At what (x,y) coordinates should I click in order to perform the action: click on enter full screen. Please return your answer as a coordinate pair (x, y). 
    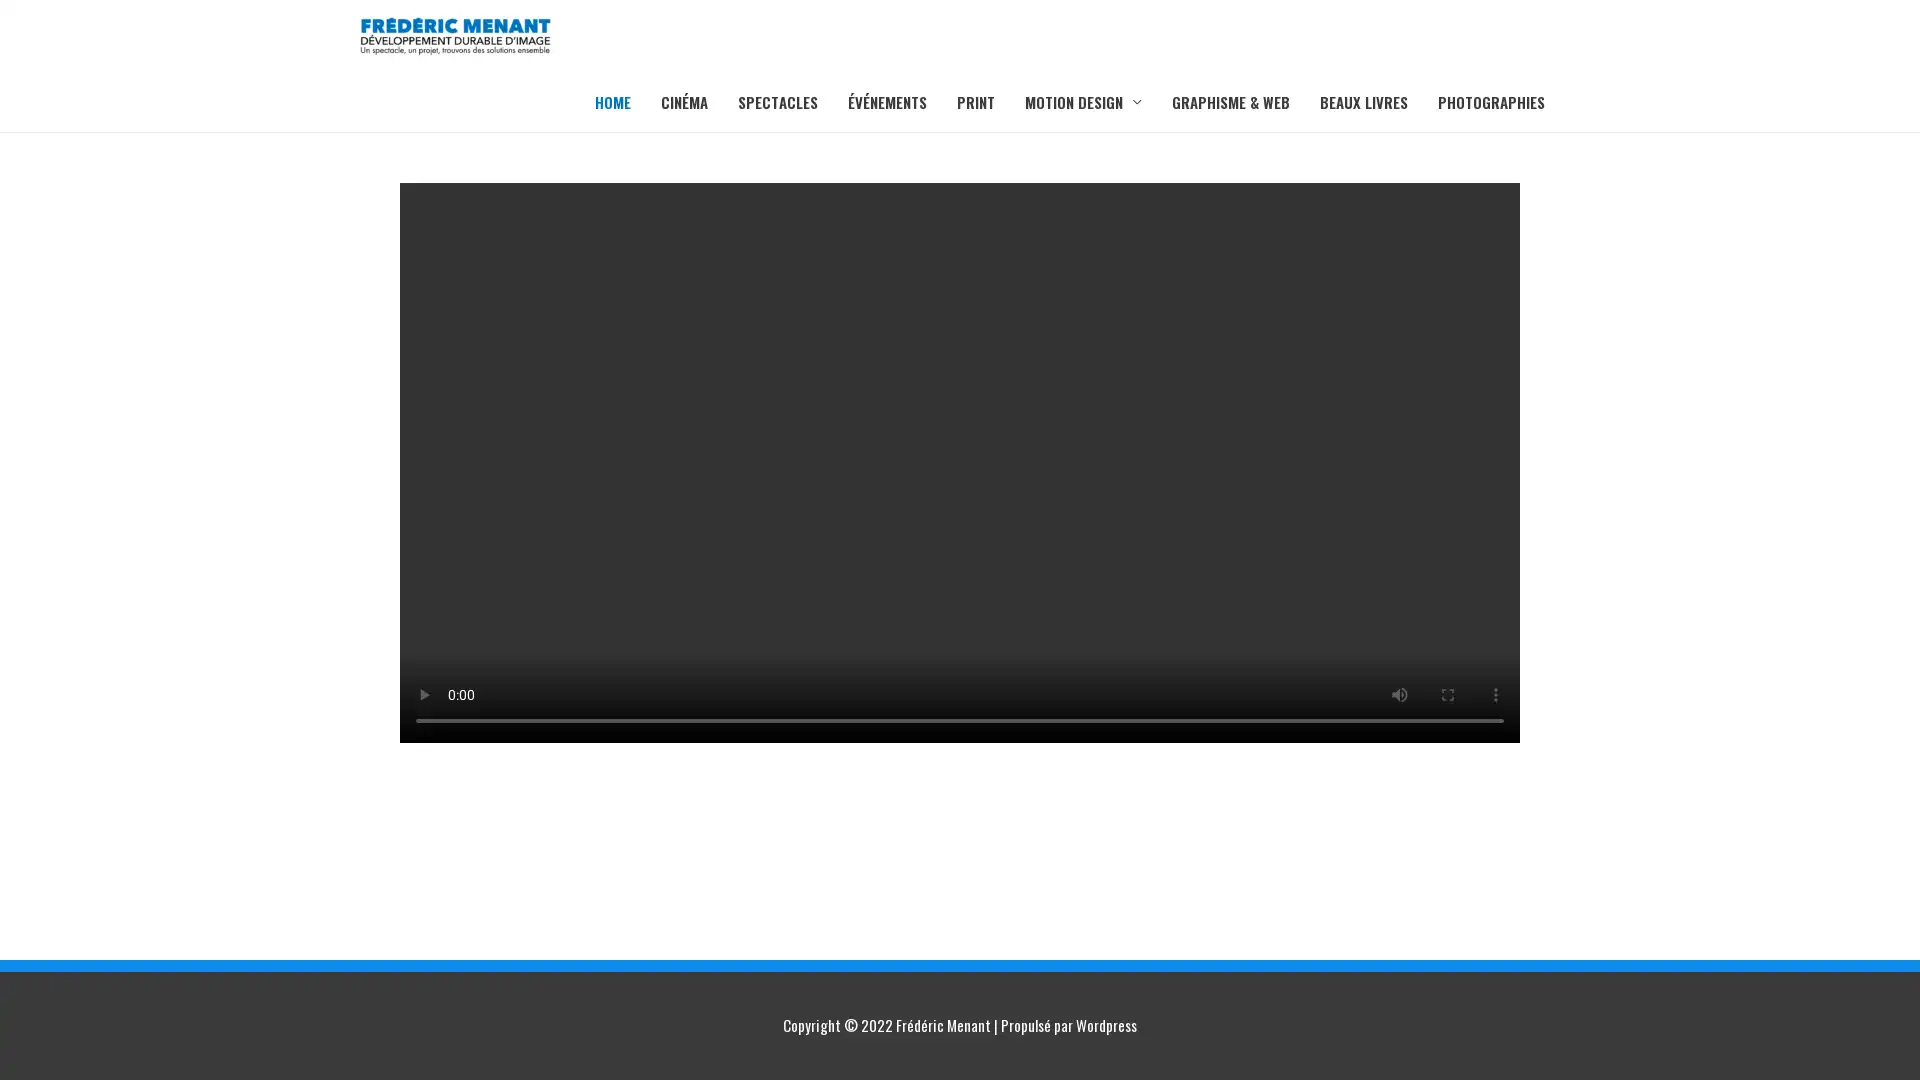
    Looking at the image, I should click on (1448, 693).